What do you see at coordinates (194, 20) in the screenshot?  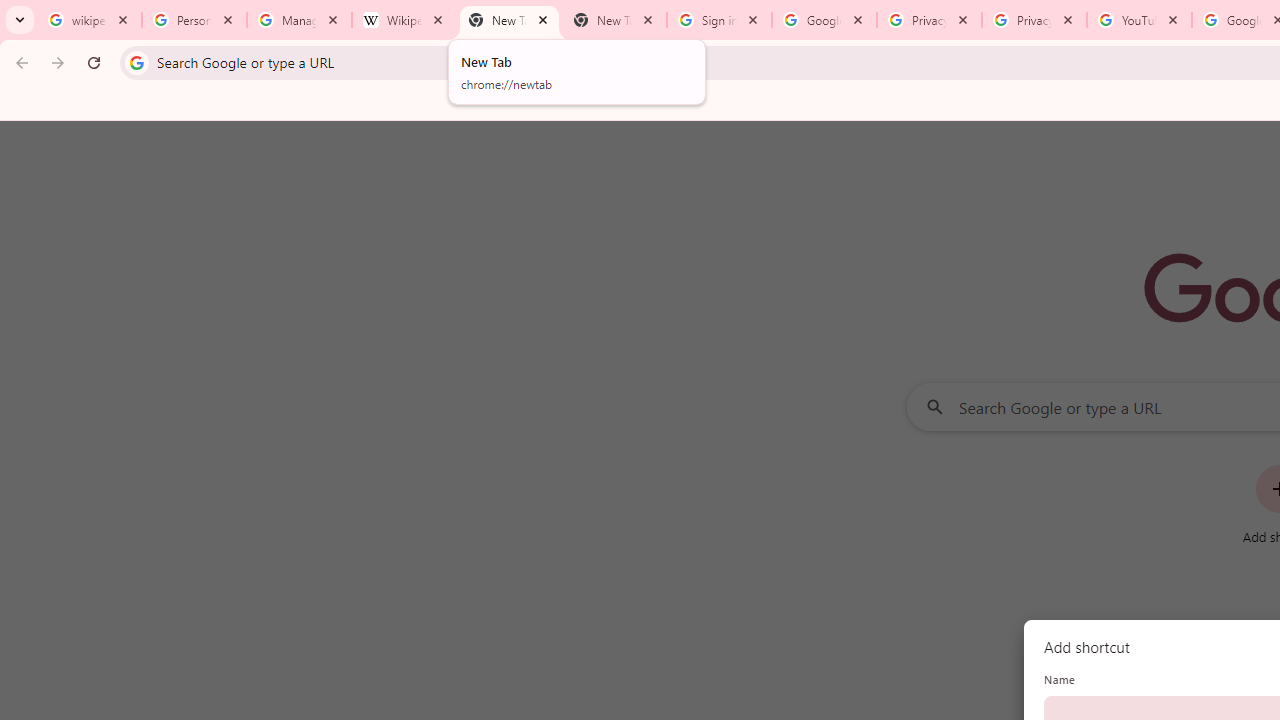 I see `'Personalization & Google Search results - Google Search Help'` at bounding box center [194, 20].